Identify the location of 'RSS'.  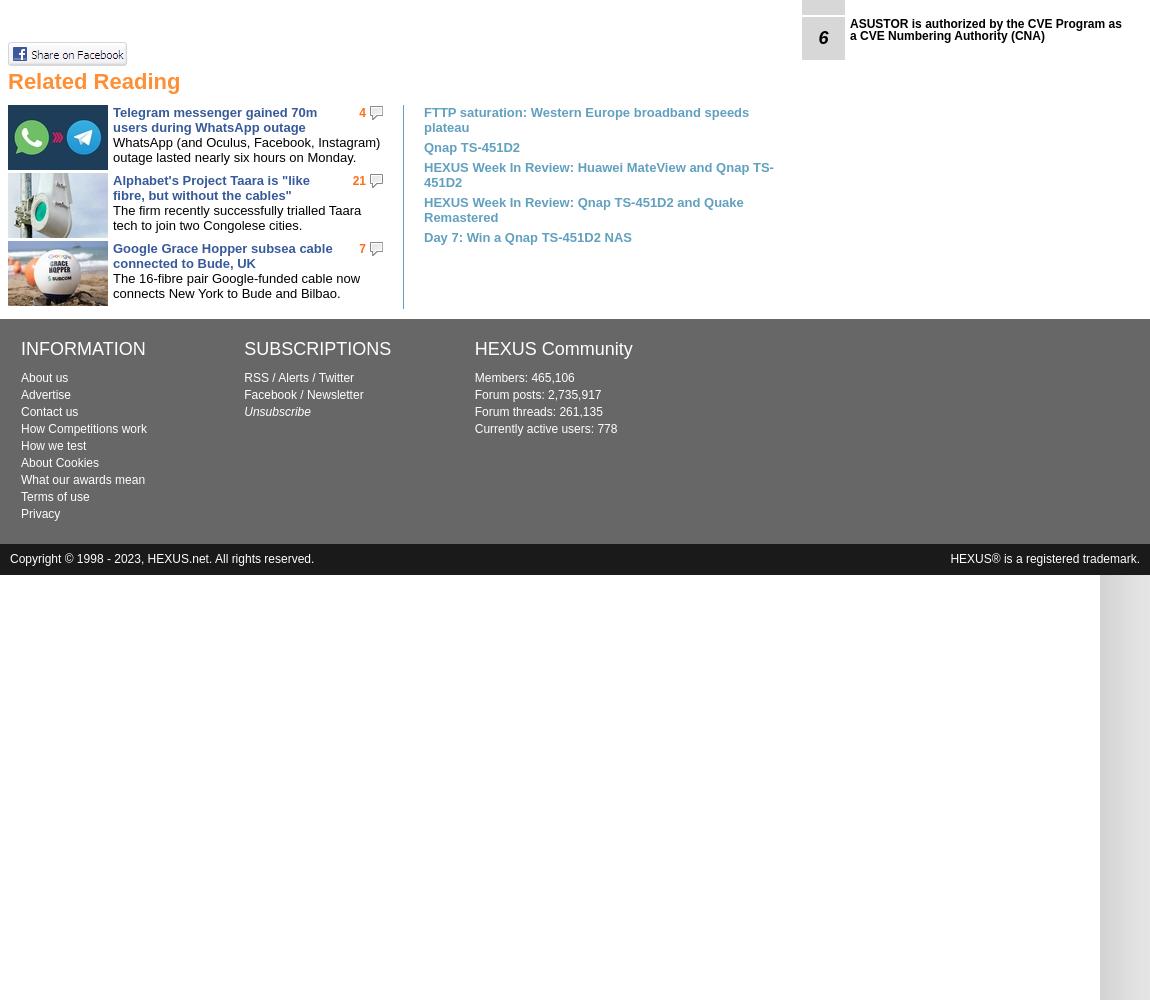
(254, 378).